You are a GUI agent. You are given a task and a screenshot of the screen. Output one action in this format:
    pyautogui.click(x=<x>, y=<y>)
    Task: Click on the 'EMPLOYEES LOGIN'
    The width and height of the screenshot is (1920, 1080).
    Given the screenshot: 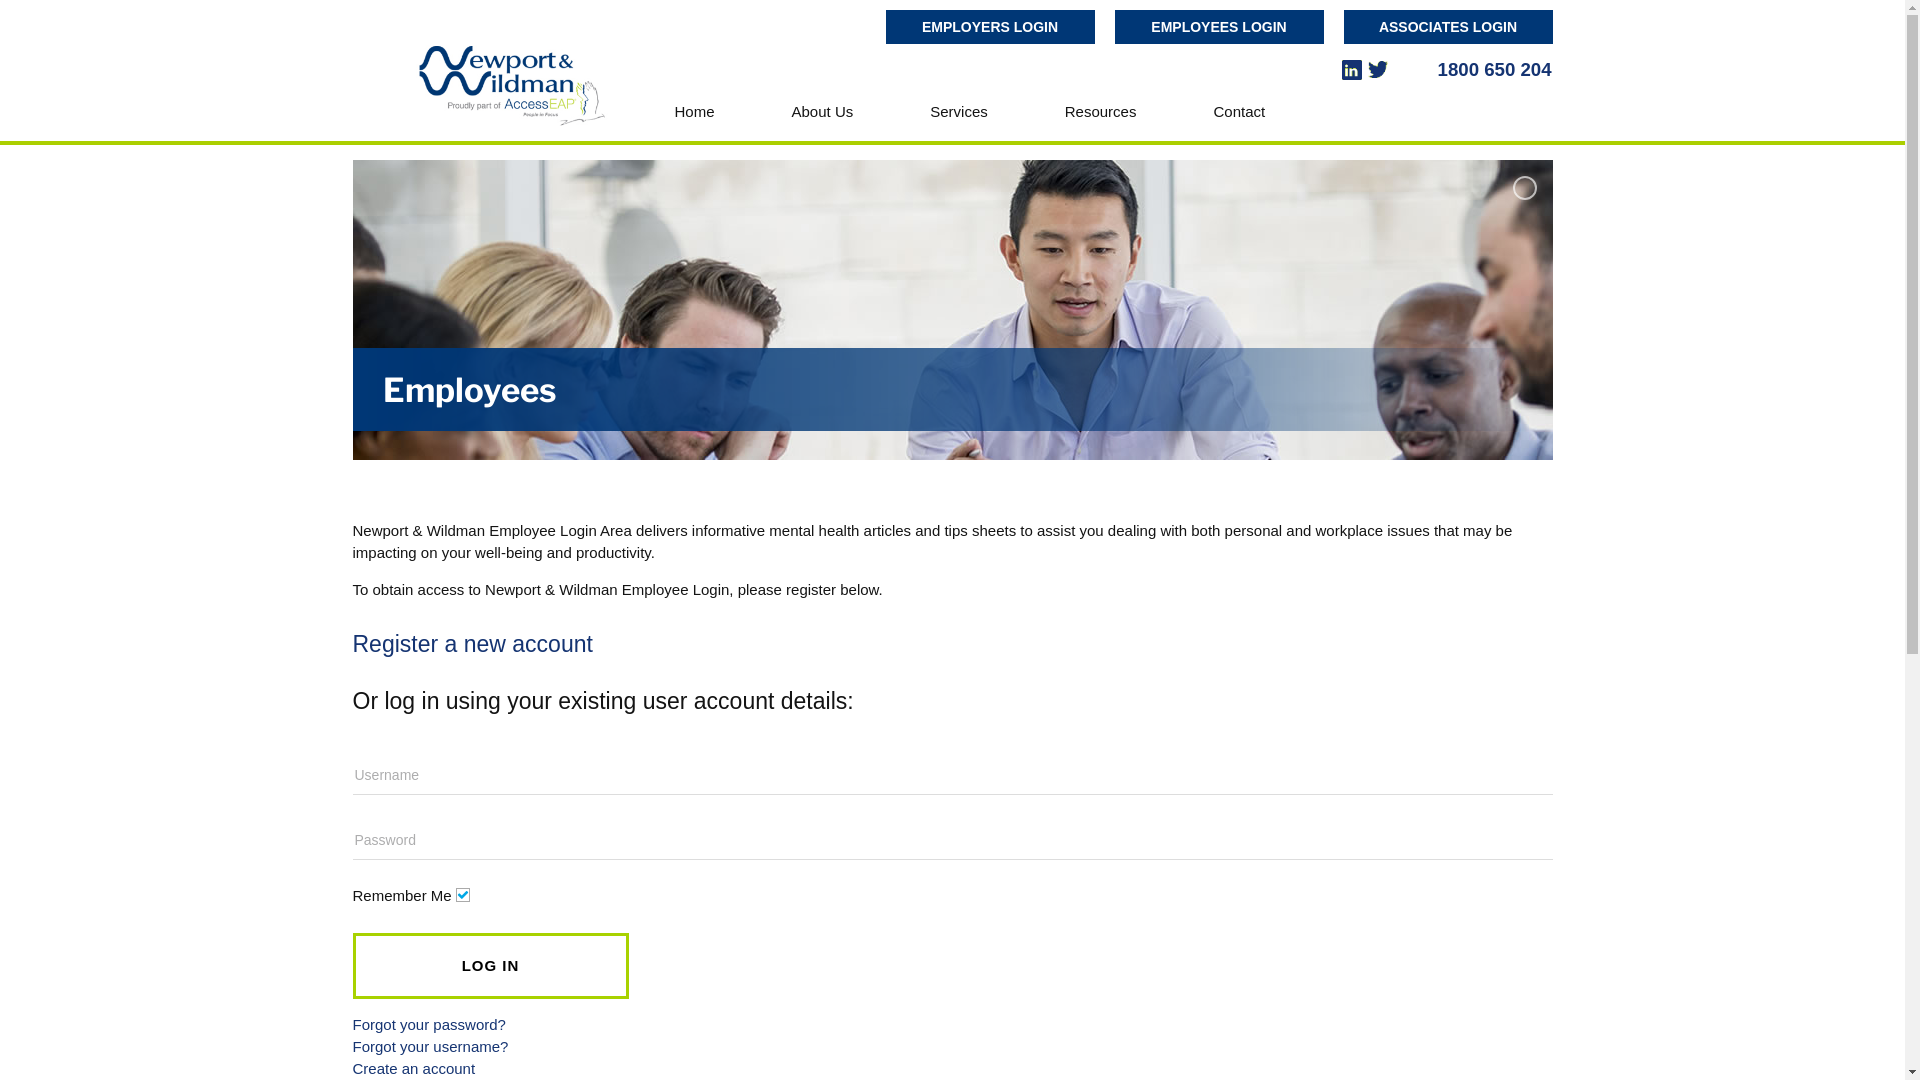 What is the action you would take?
    pyautogui.click(x=1217, y=27)
    